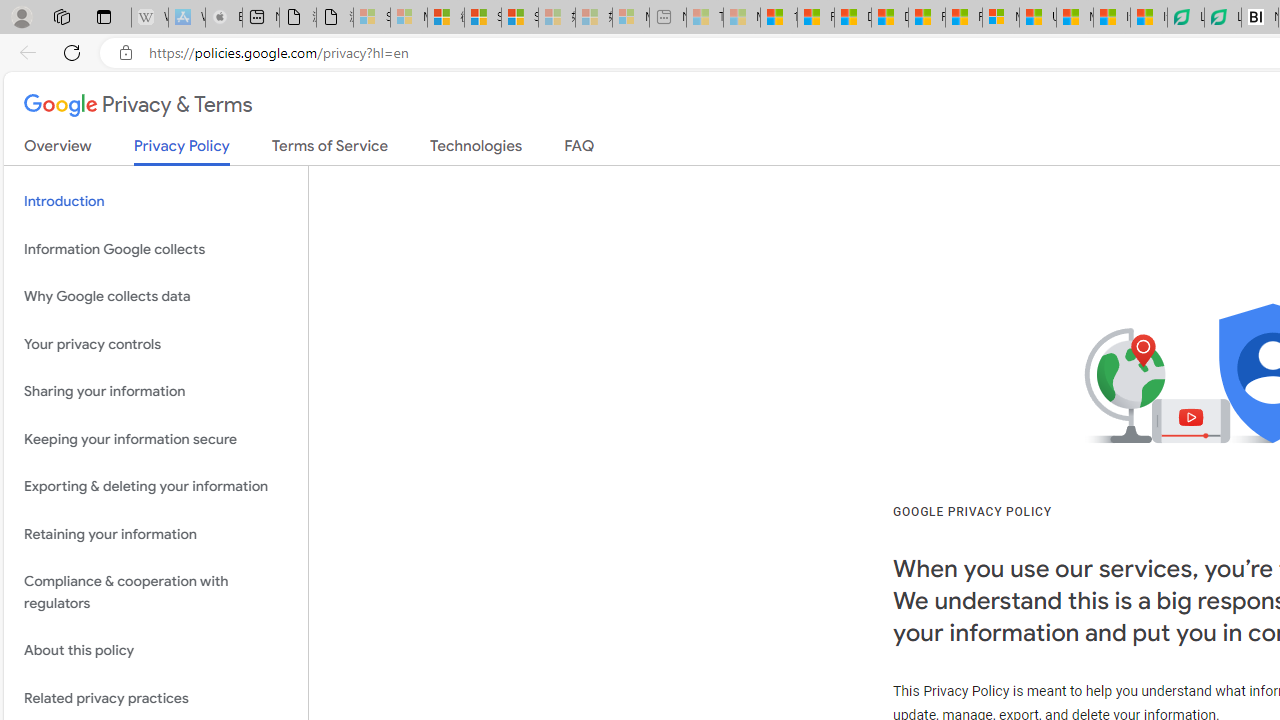  What do you see at coordinates (705, 17) in the screenshot?
I see `'Top Stories - MSN - Sleeping'` at bounding box center [705, 17].